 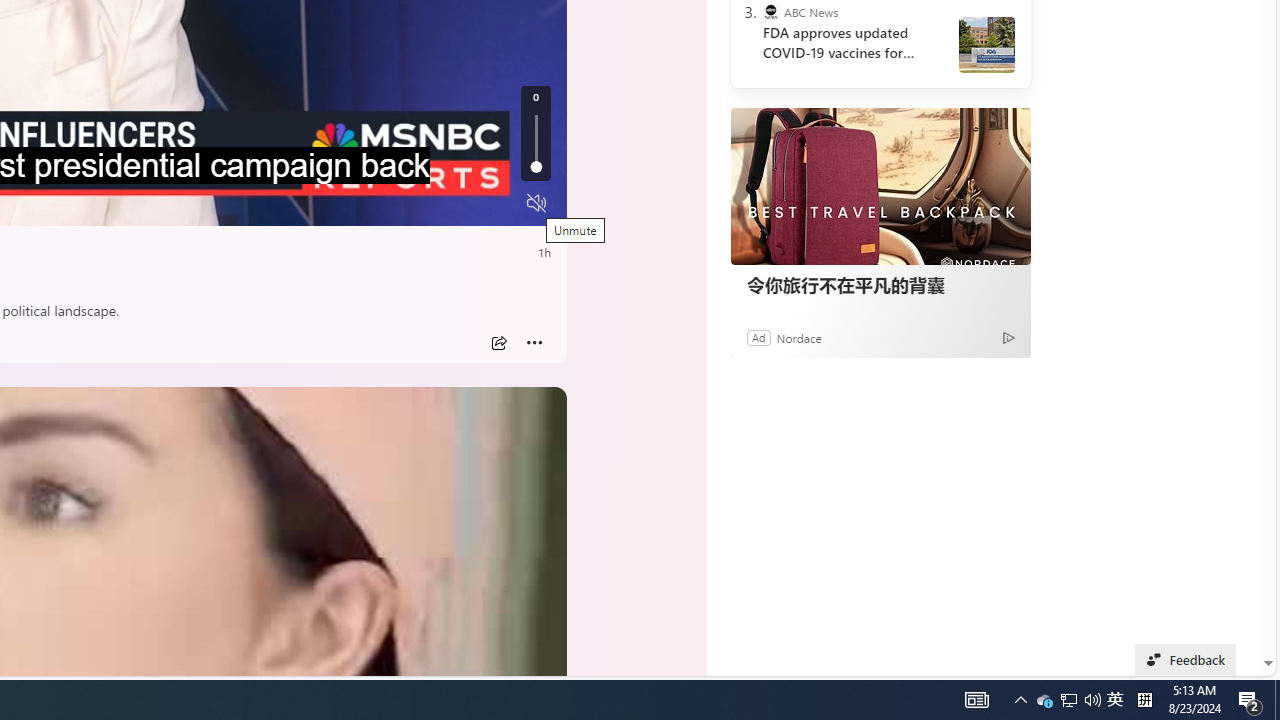 I want to click on 'Share', so click(x=498, y=342).